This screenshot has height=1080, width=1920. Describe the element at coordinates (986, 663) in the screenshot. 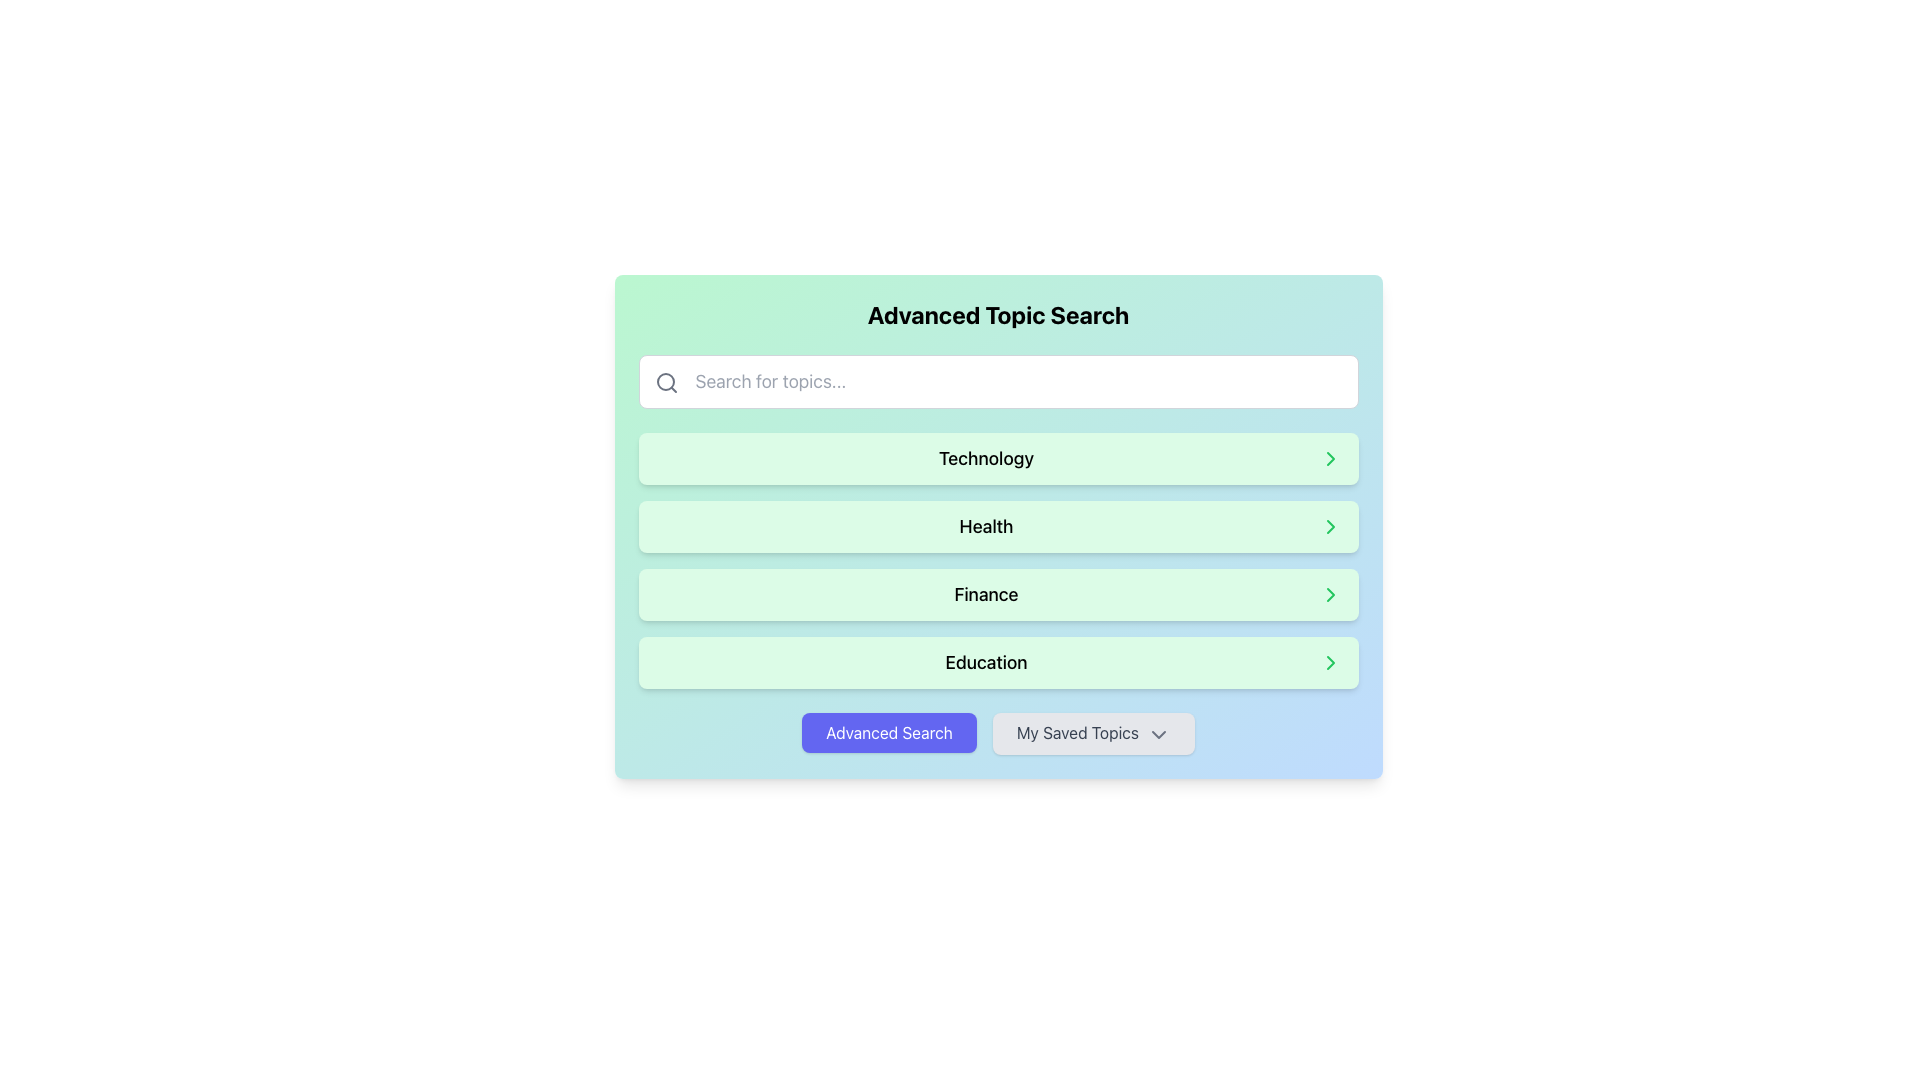

I see `the 'Education' text label, which is styled in a medium-sized, bold, sans-serif font and is part of the 'Advanced Topic Search' options list` at that location.